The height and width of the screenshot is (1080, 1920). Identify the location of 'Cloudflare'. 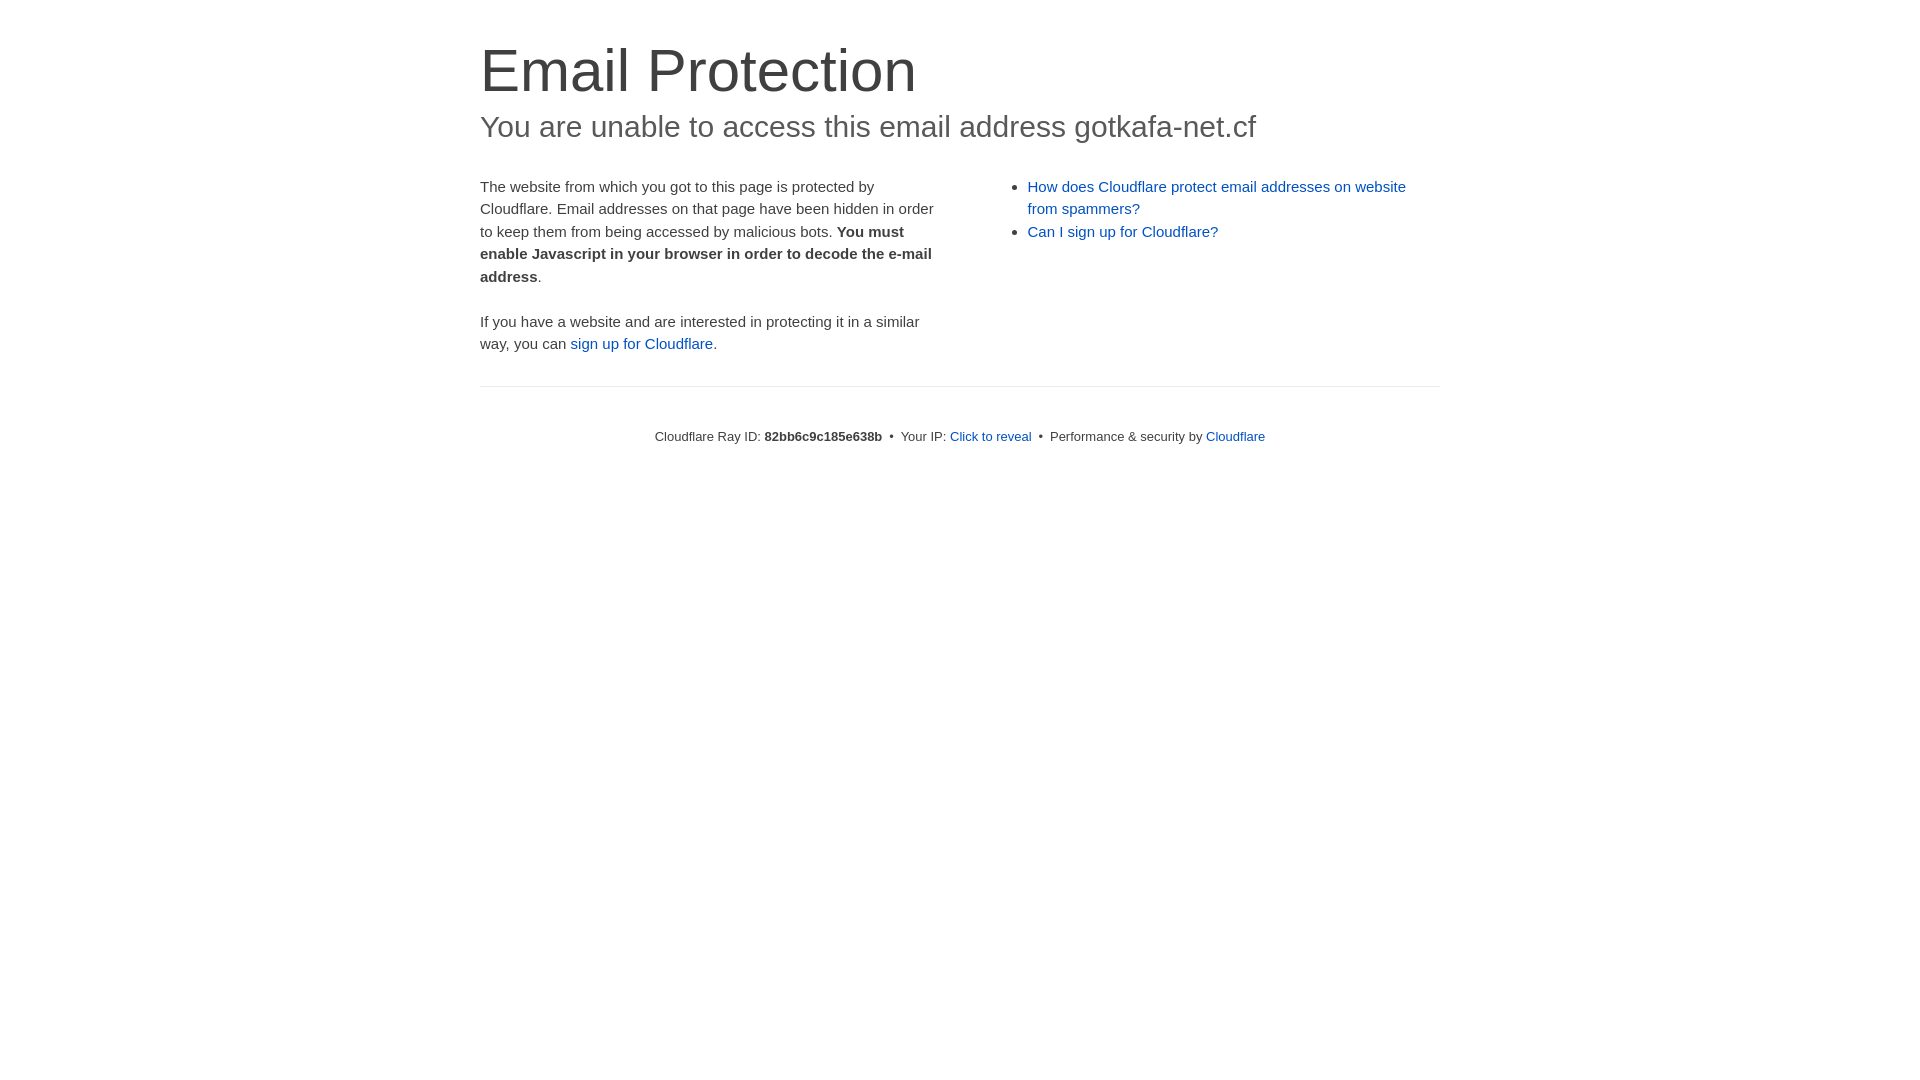
(1204, 435).